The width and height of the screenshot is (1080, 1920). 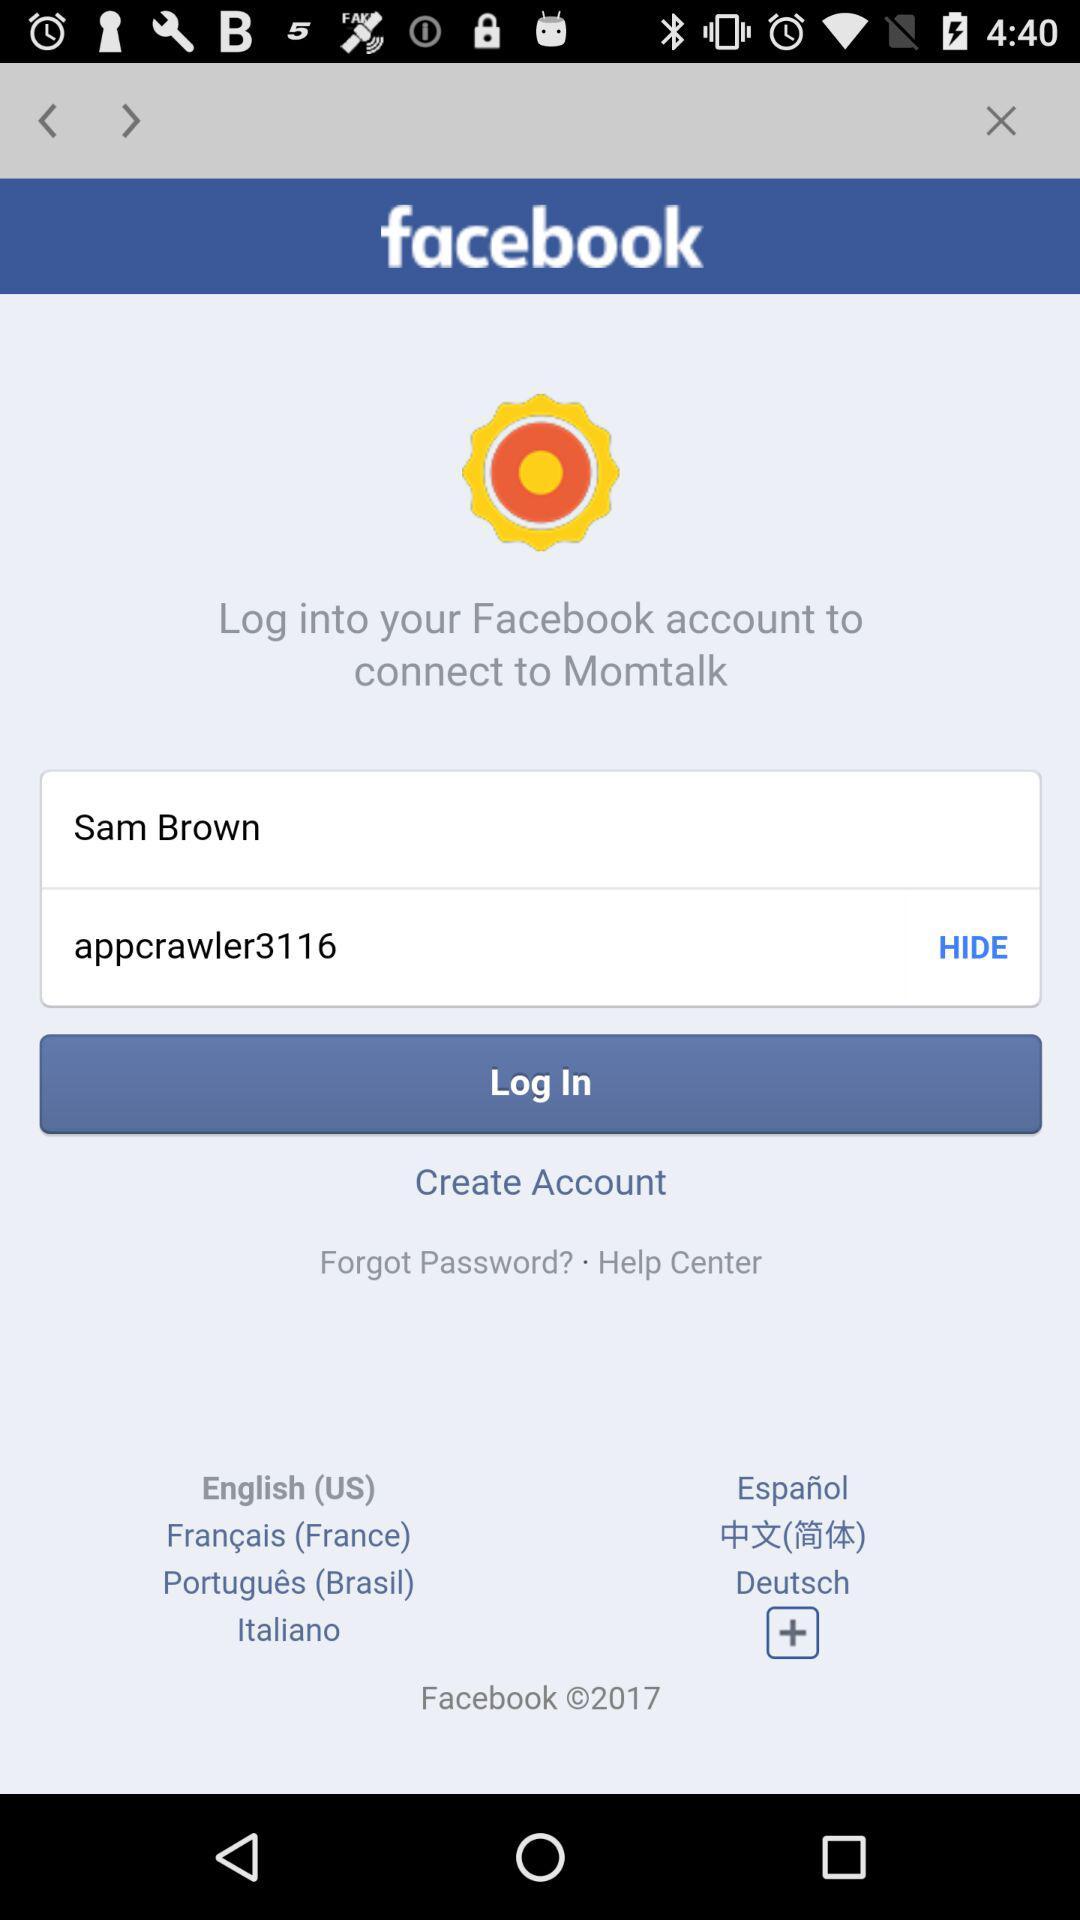 What do you see at coordinates (1001, 128) in the screenshot?
I see `the close icon` at bounding box center [1001, 128].